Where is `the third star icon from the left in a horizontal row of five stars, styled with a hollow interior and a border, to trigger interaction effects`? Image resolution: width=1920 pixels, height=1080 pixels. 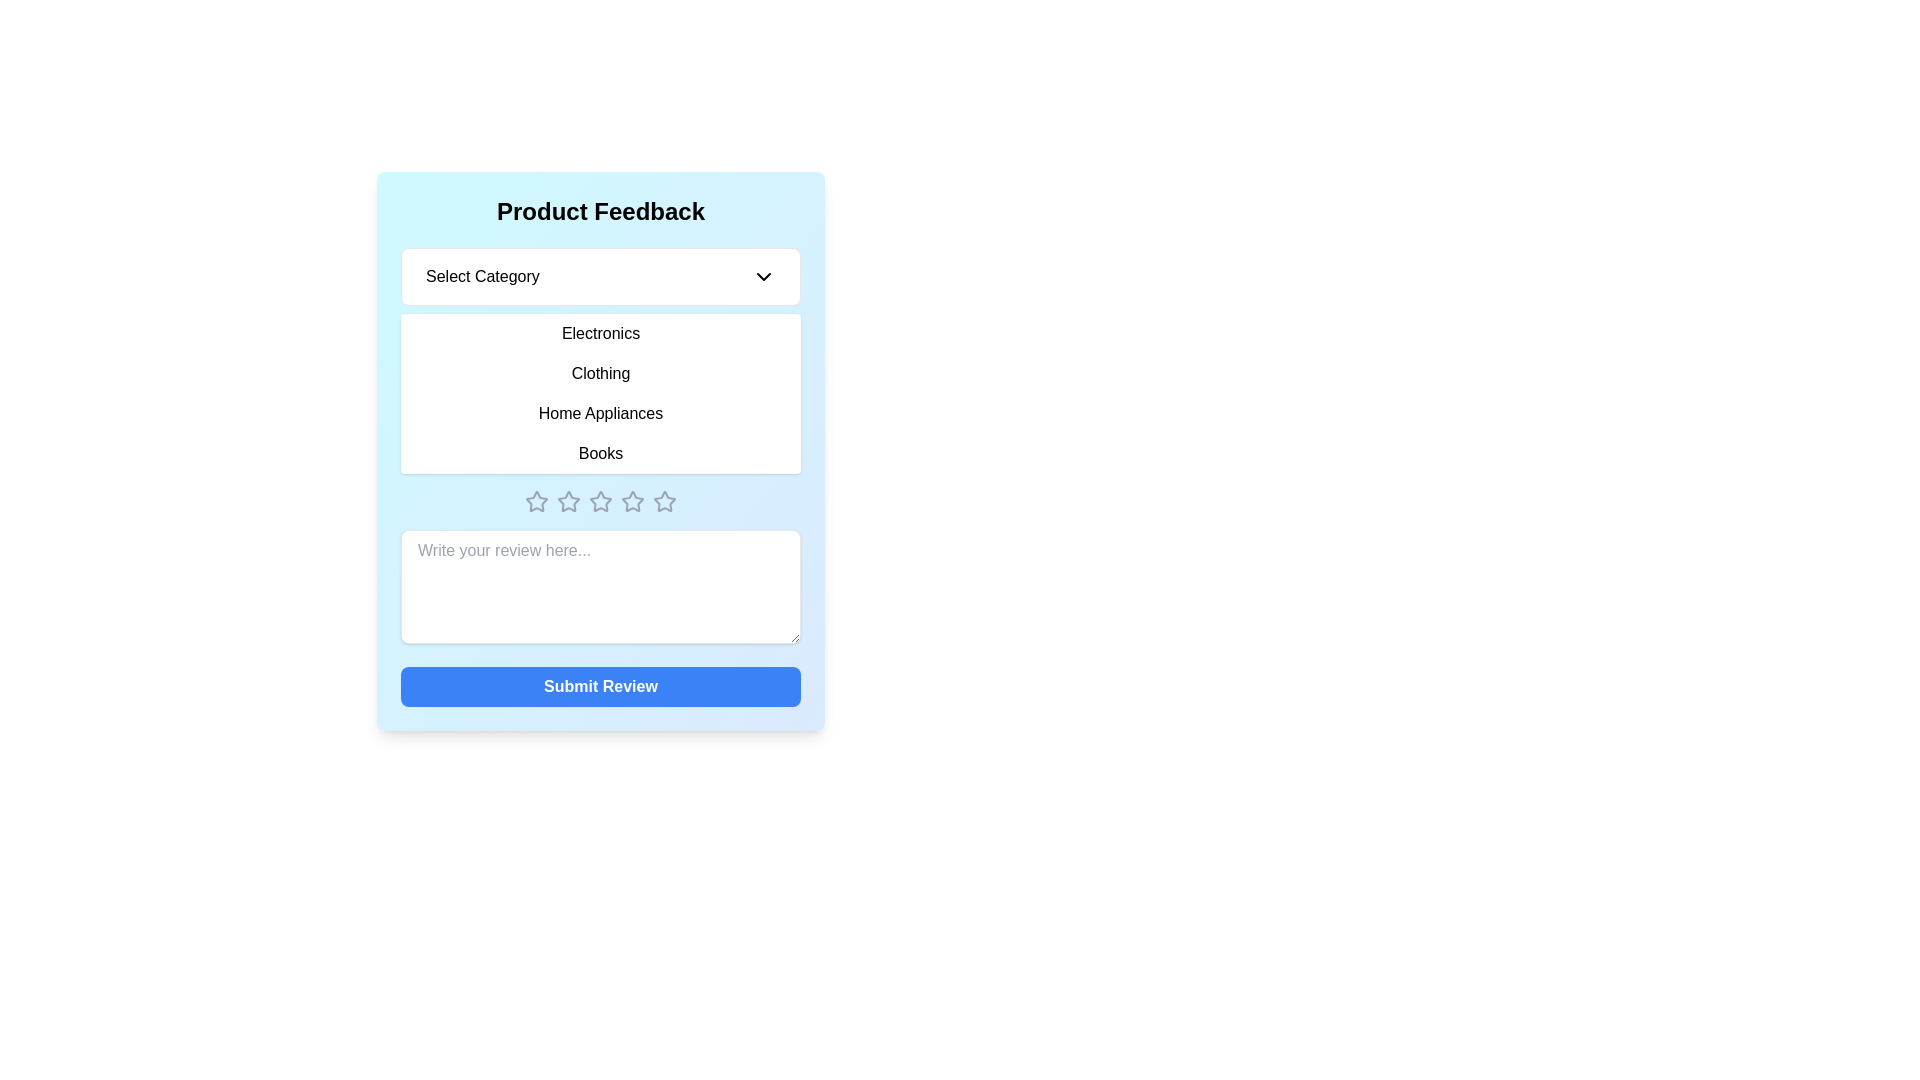
the third star icon from the left in a horizontal row of five stars, styled with a hollow interior and a border, to trigger interaction effects is located at coordinates (568, 500).